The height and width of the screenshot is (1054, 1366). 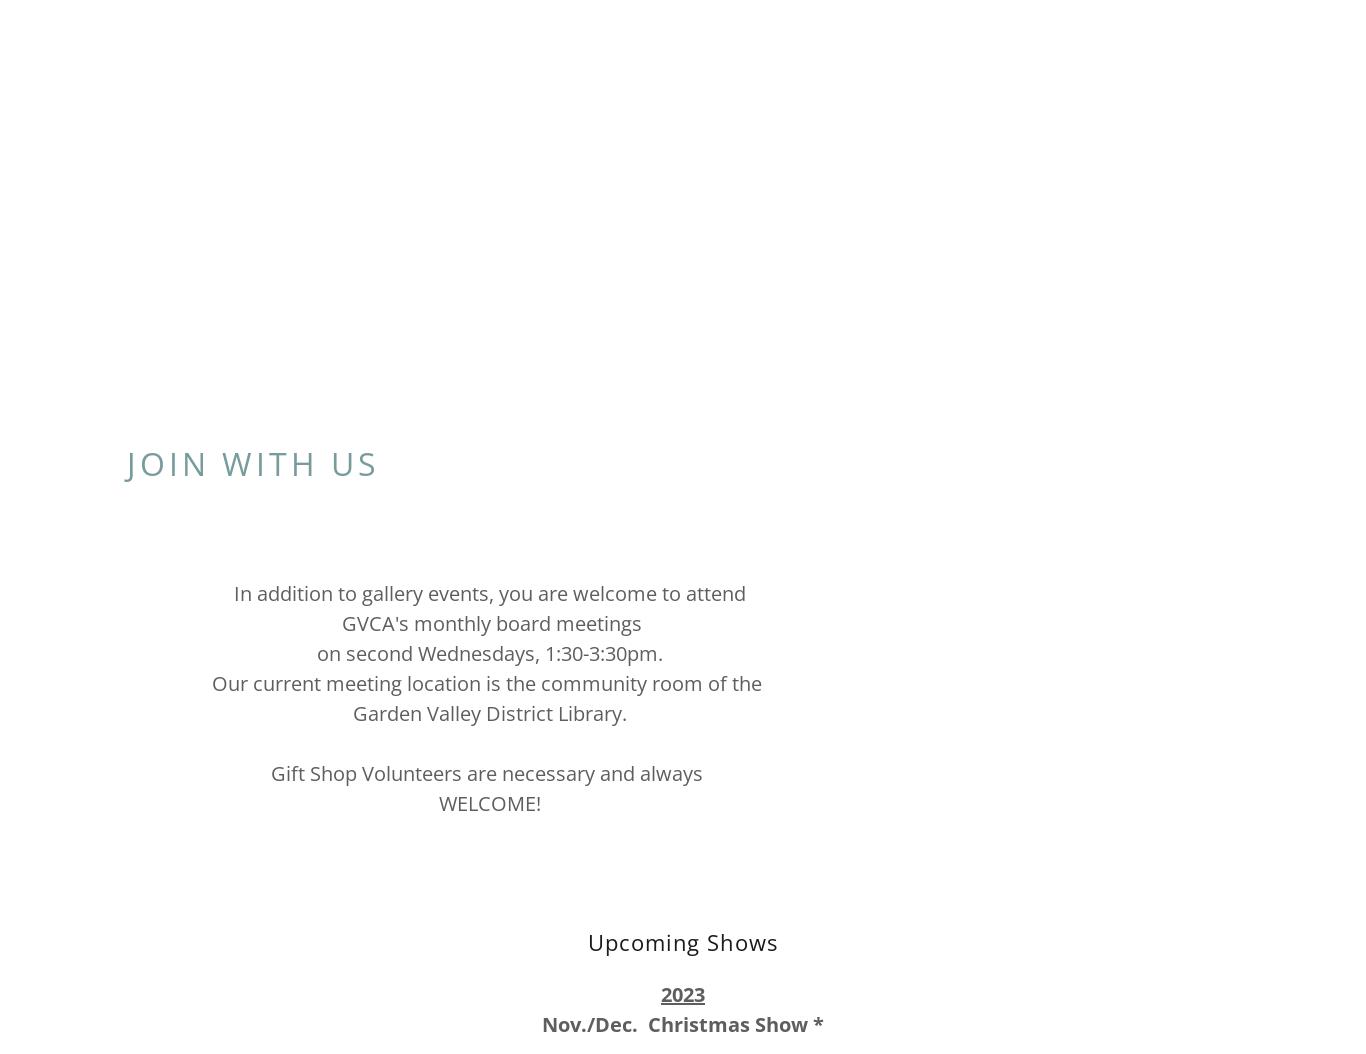 What do you see at coordinates (489, 591) in the screenshot?
I see `'In addition to gallery events, you are welcome to attend'` at bounding box center [489, 591].